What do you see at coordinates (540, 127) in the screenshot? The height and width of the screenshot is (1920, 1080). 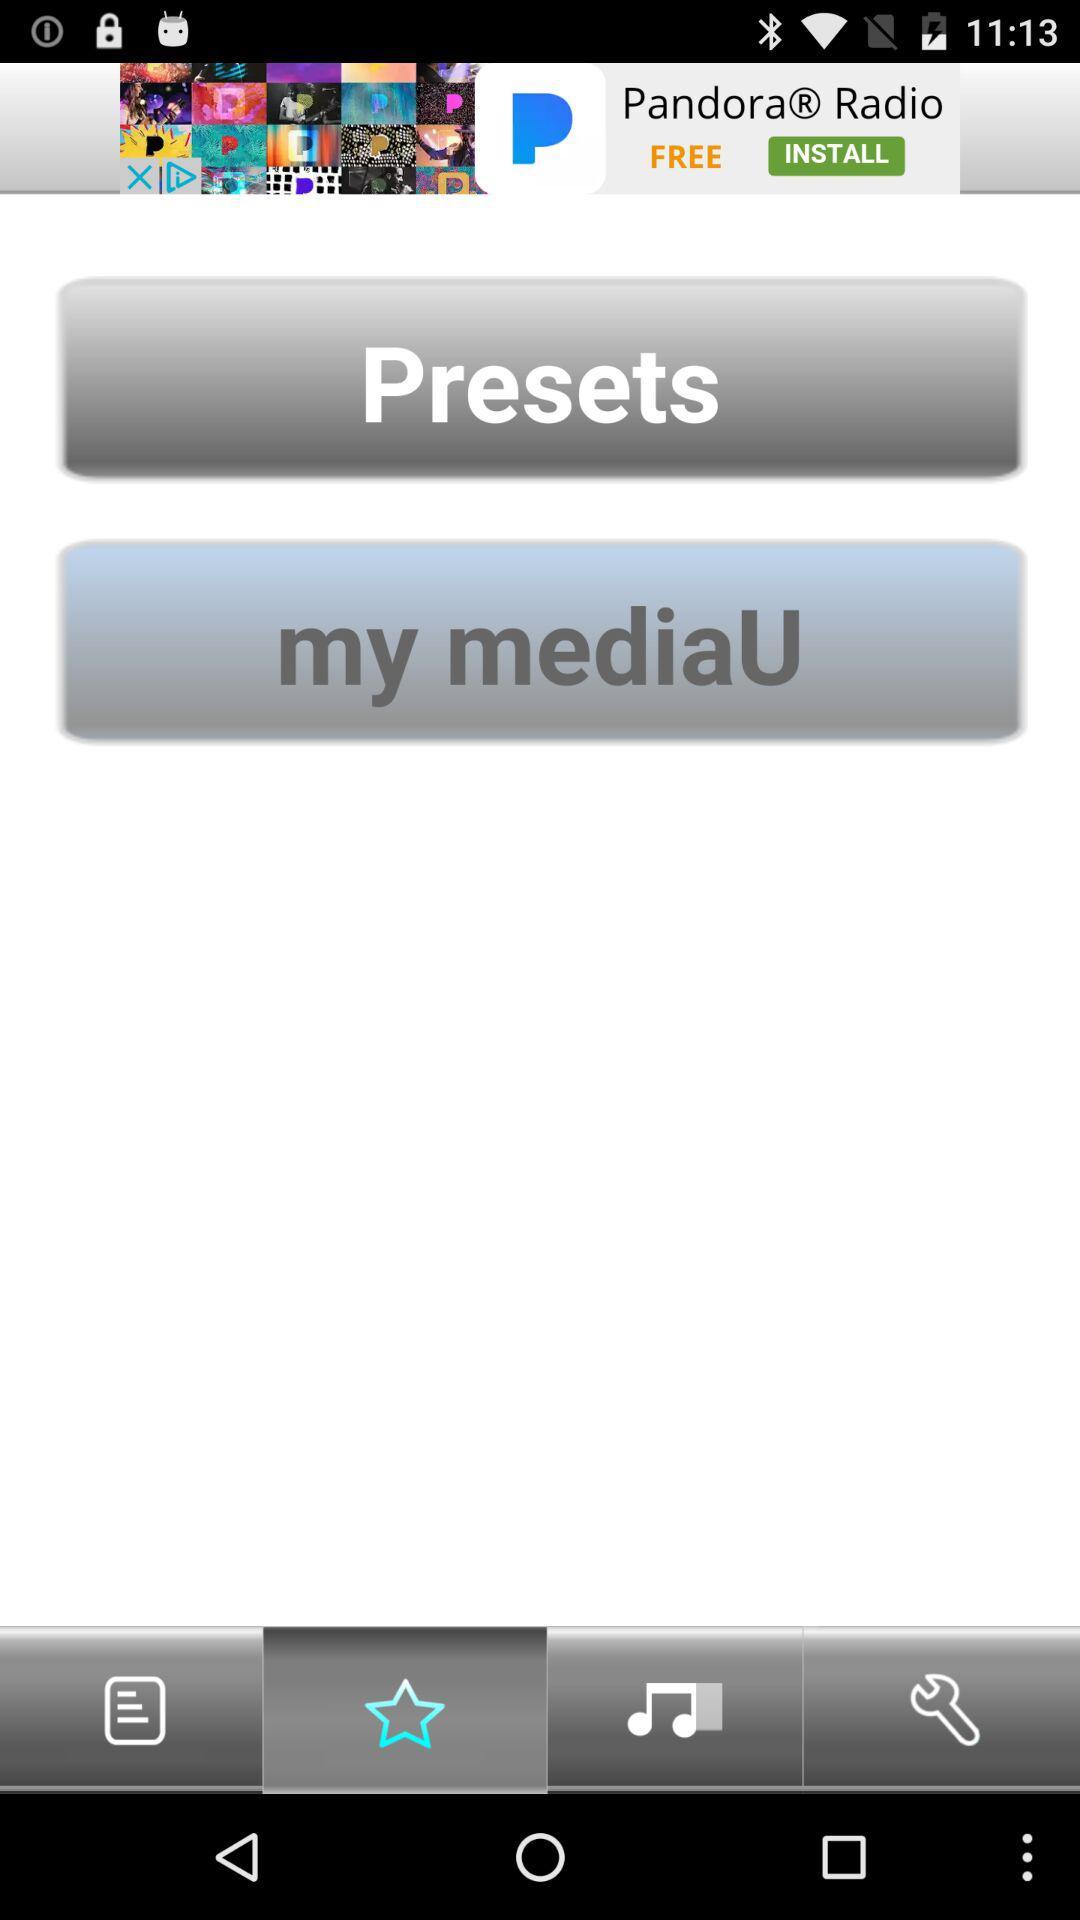 I see `open link to install pandora` at bounding box center [540, 127].